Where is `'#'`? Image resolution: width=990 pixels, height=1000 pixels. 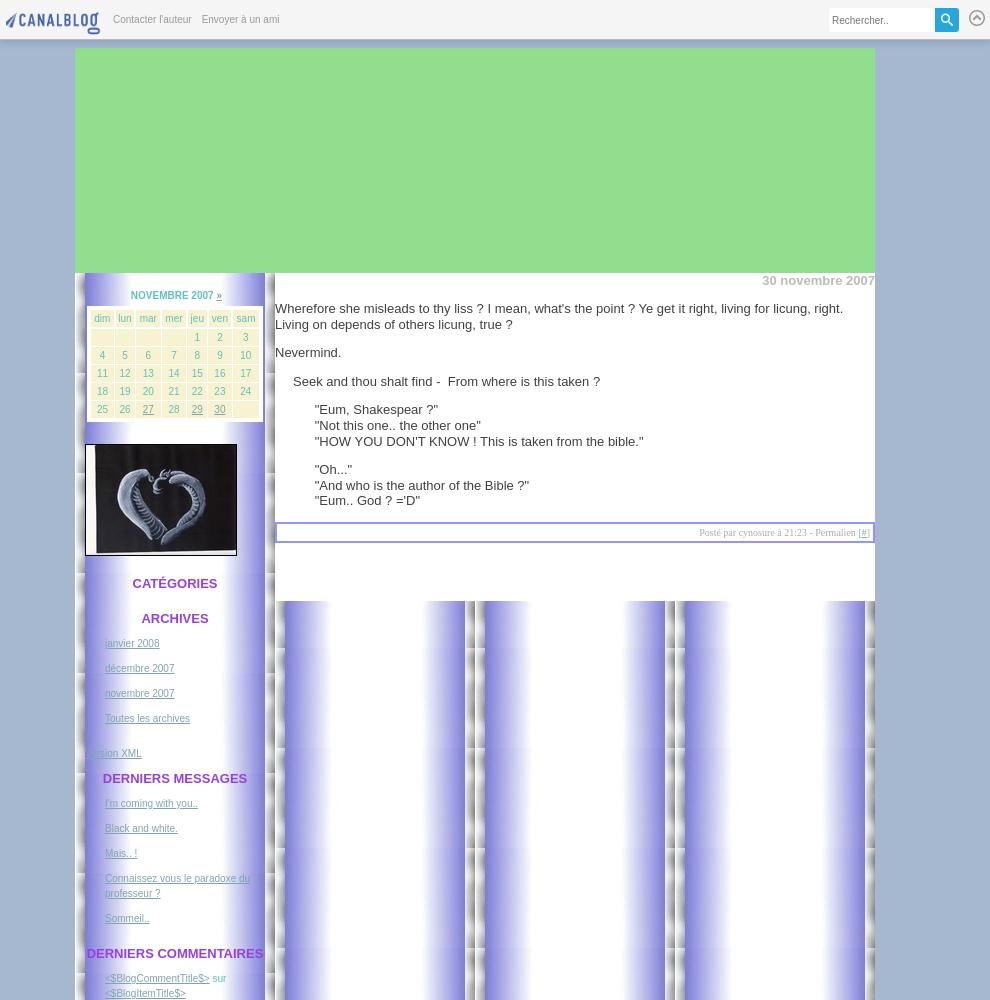 '#' is located at coordinates (863, 531).